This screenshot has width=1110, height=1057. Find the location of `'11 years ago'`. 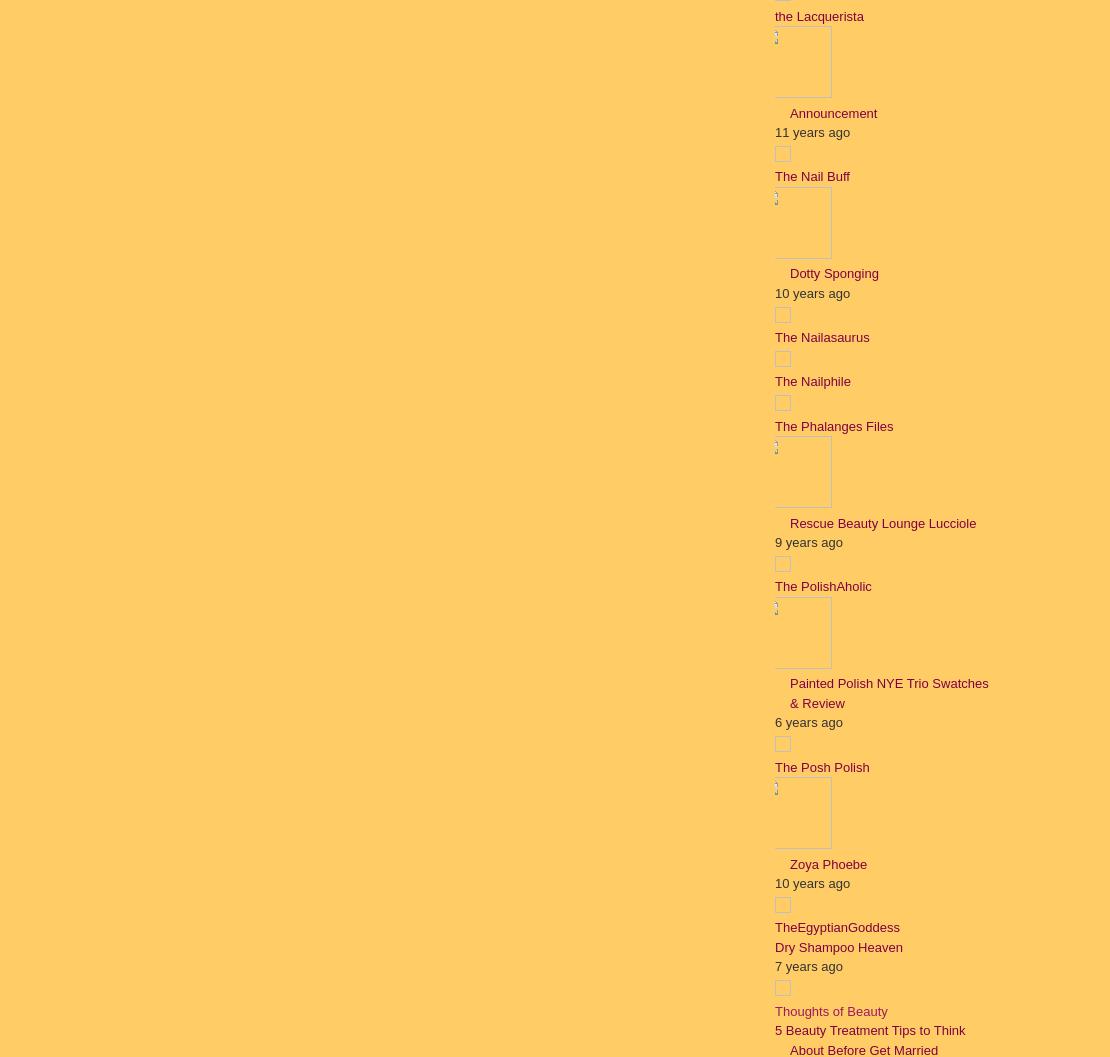

'11 years ago' is located at coordinates (812, 131).